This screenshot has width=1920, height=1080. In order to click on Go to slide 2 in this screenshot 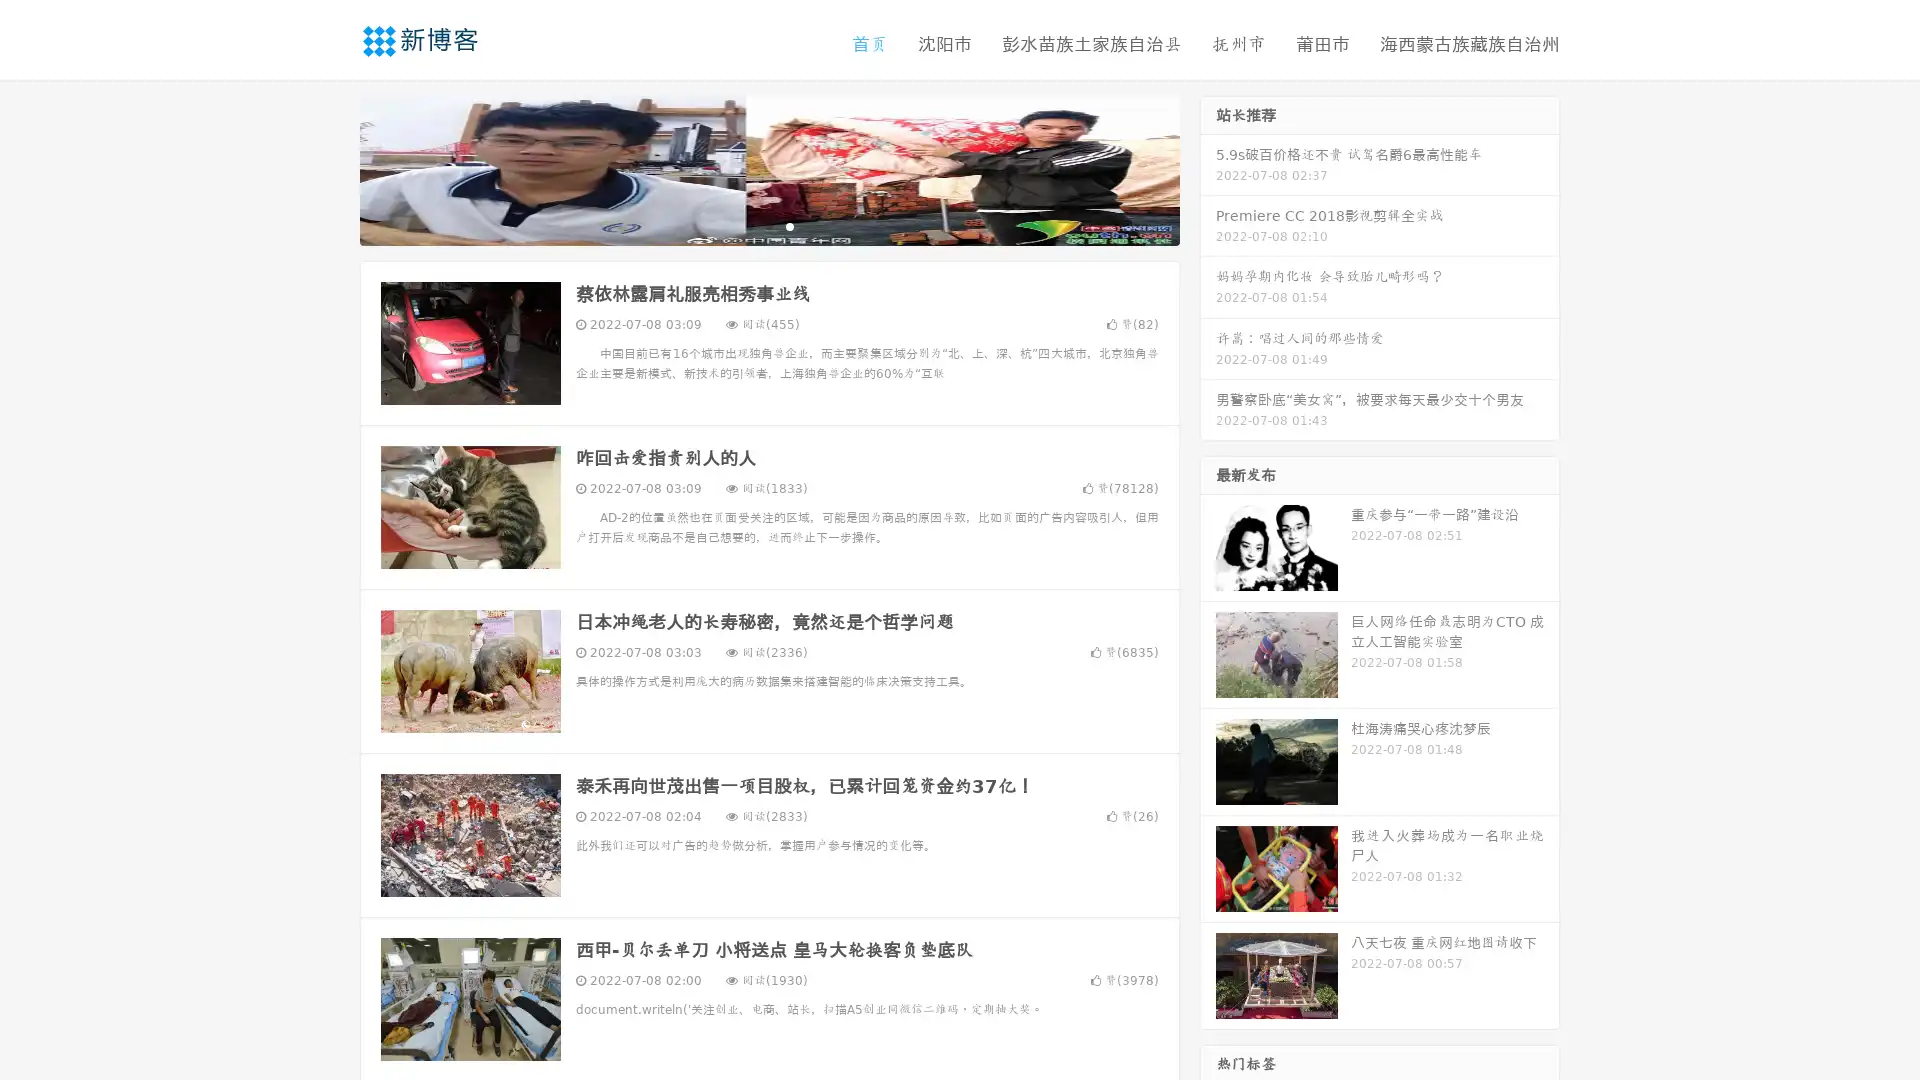, I will do `click(768, 225)`.